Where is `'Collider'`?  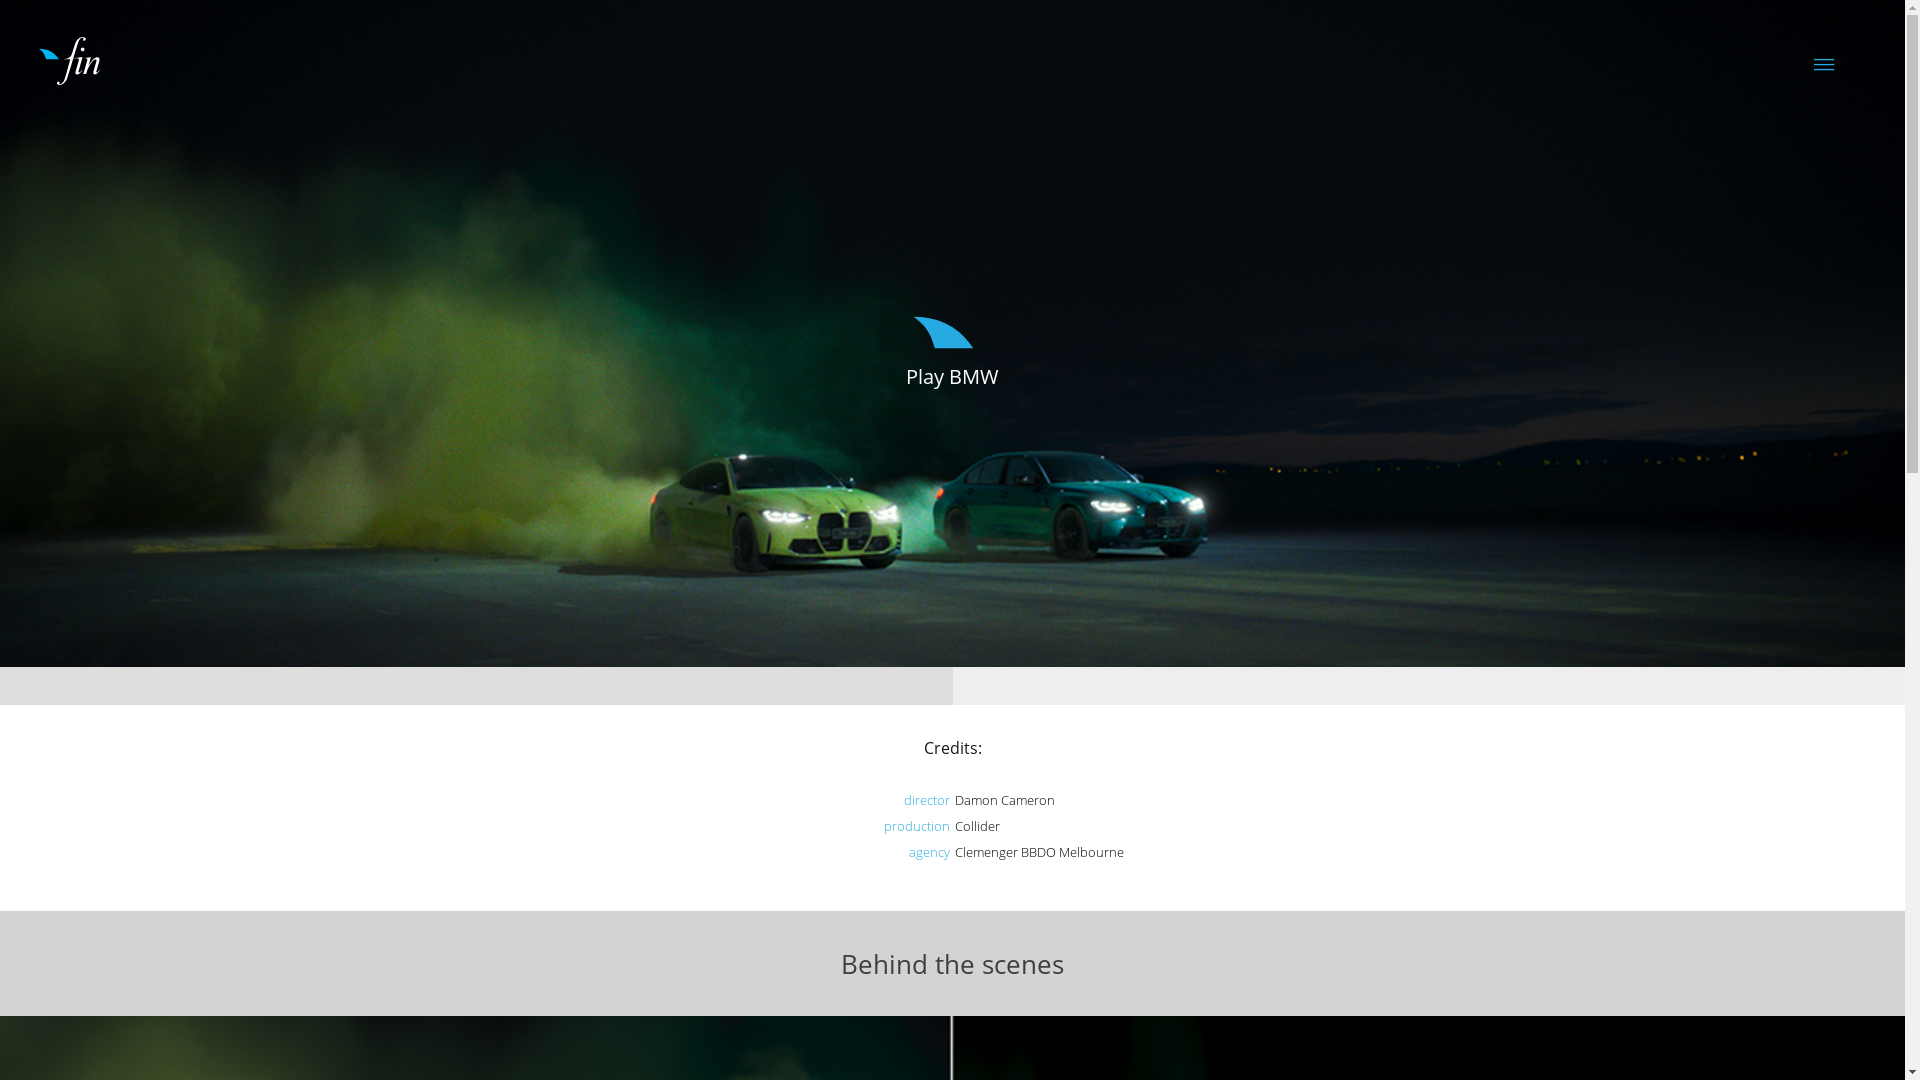
'Collider' is located at coordinates (976, 825).